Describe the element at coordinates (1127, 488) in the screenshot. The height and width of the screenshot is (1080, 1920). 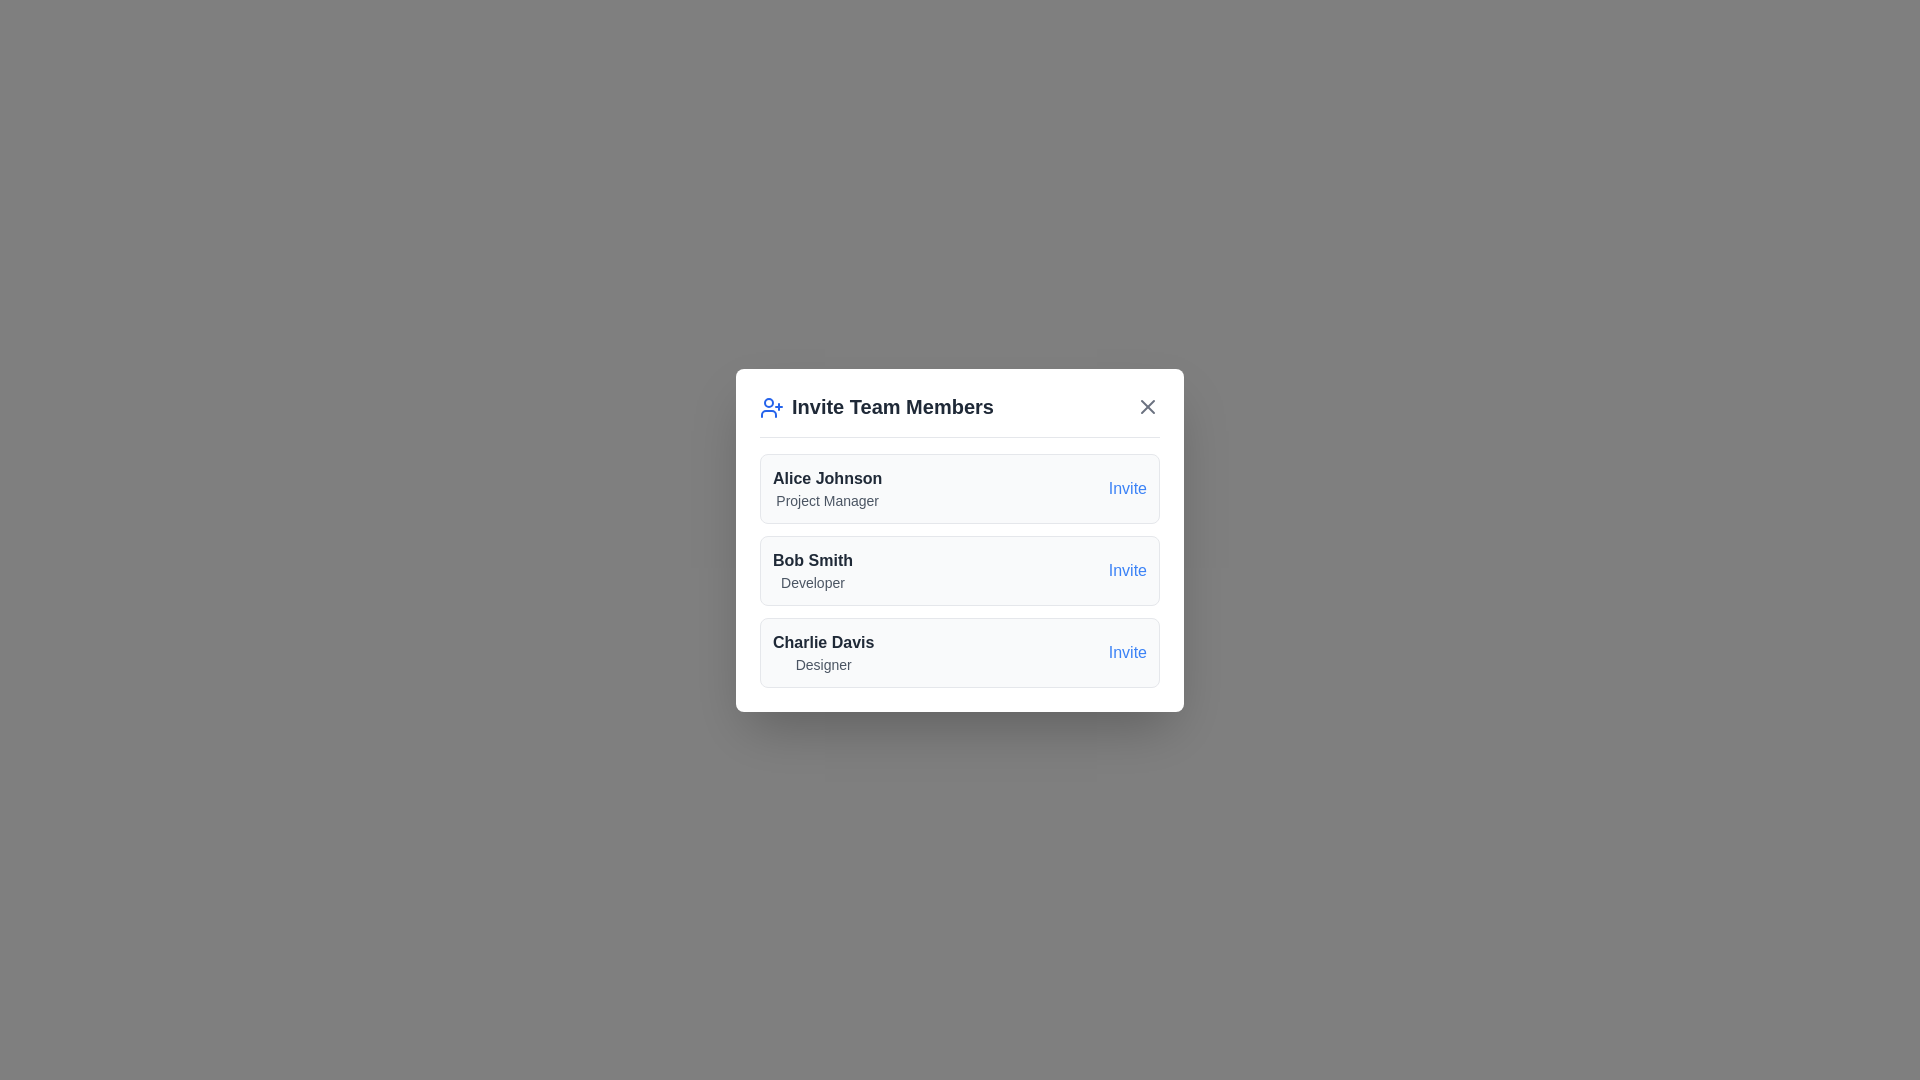
I see `the invite button for Alice Johnson` at that location.